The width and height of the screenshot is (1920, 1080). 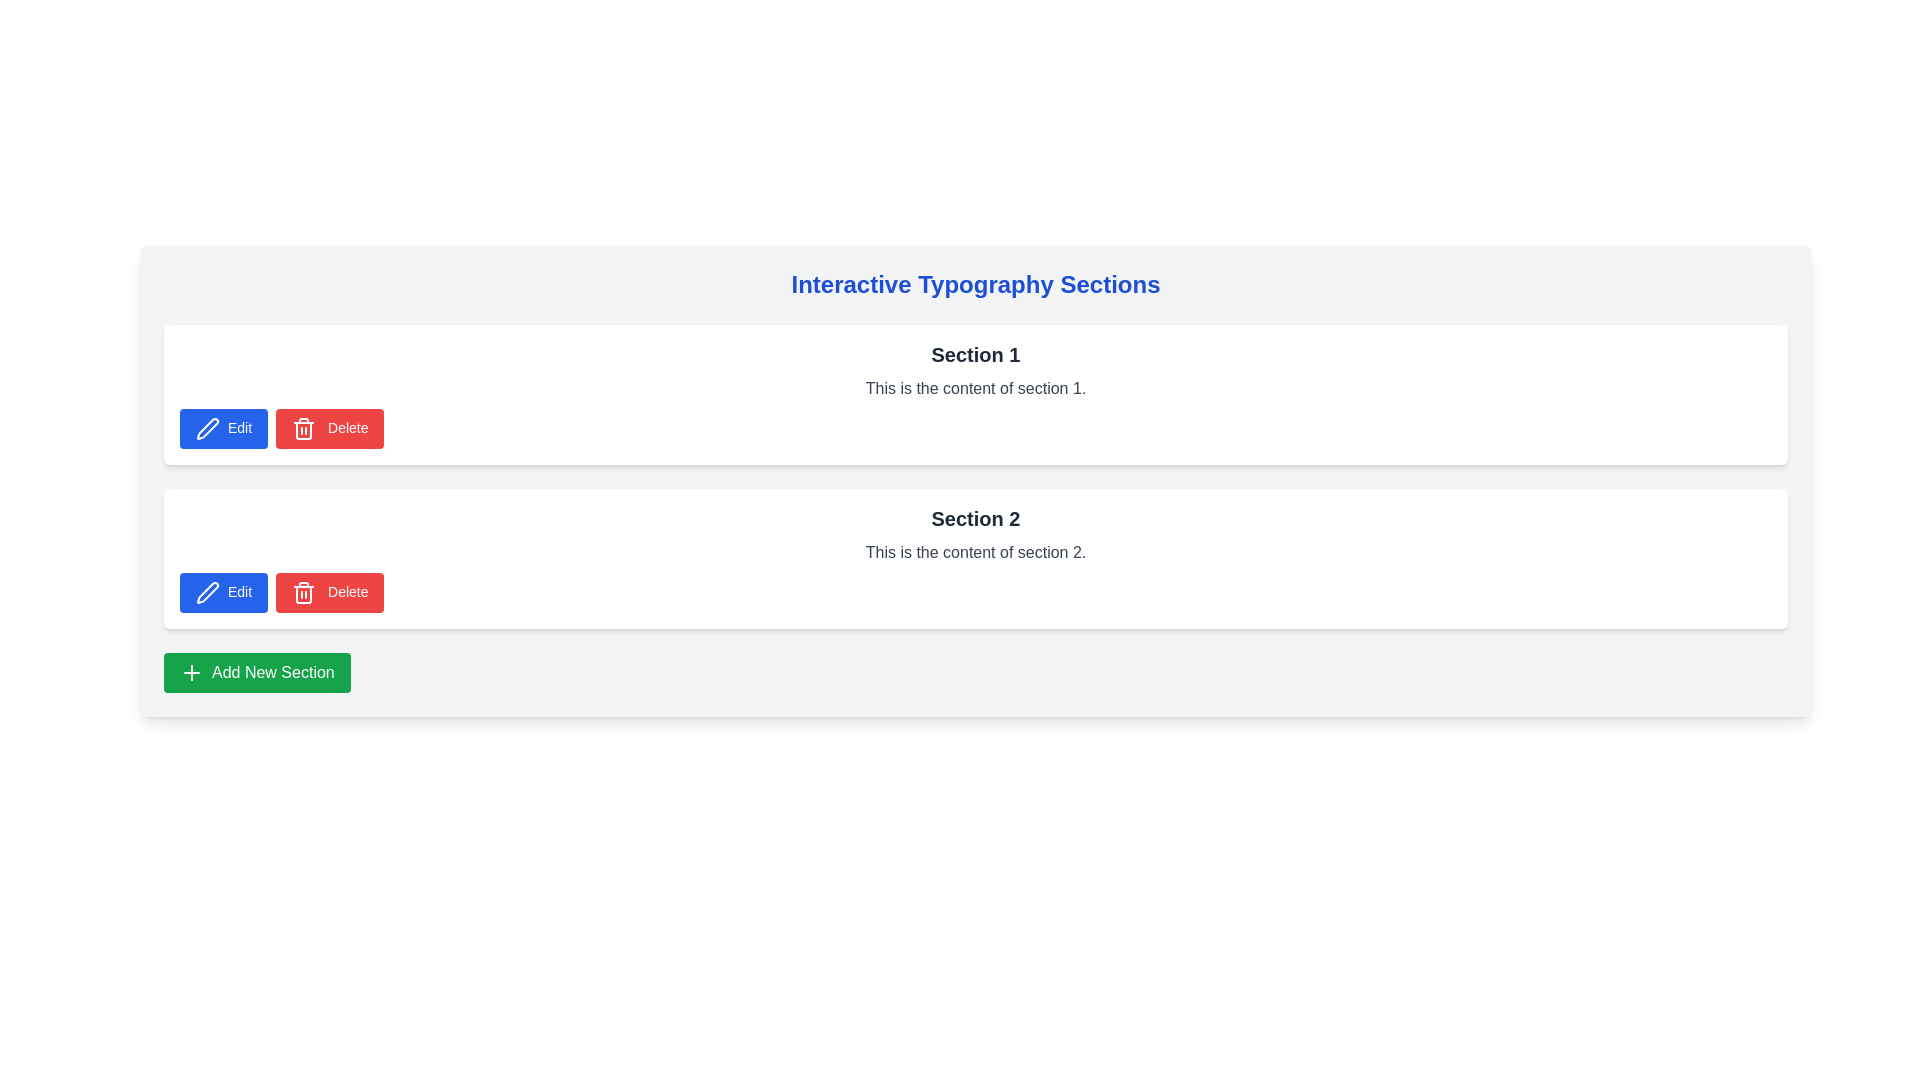 I want to click on the edit icon located within the blue 'Edit' button in the first section of the content layout, so click(x=206, y=427).